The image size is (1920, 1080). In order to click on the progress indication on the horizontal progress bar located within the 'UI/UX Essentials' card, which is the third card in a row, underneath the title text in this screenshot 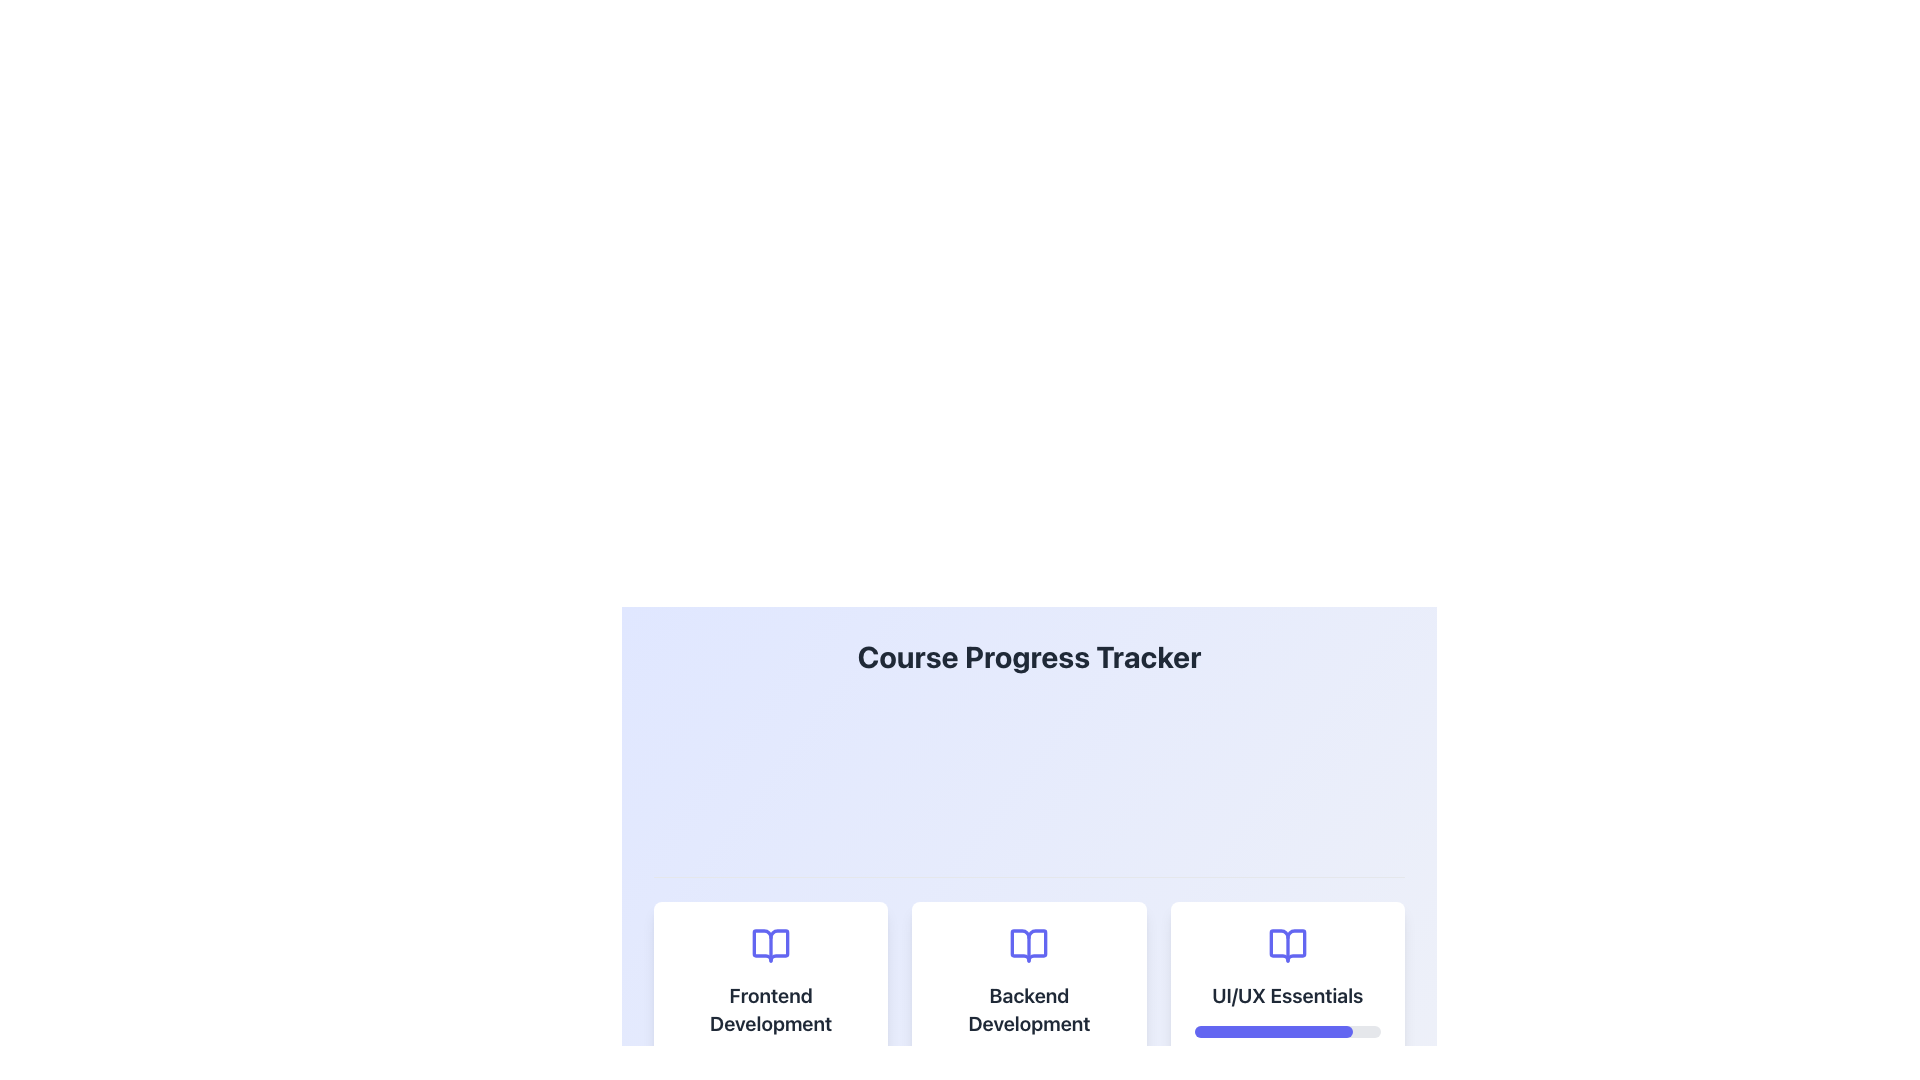, I will do `click(1287, 1032)`.